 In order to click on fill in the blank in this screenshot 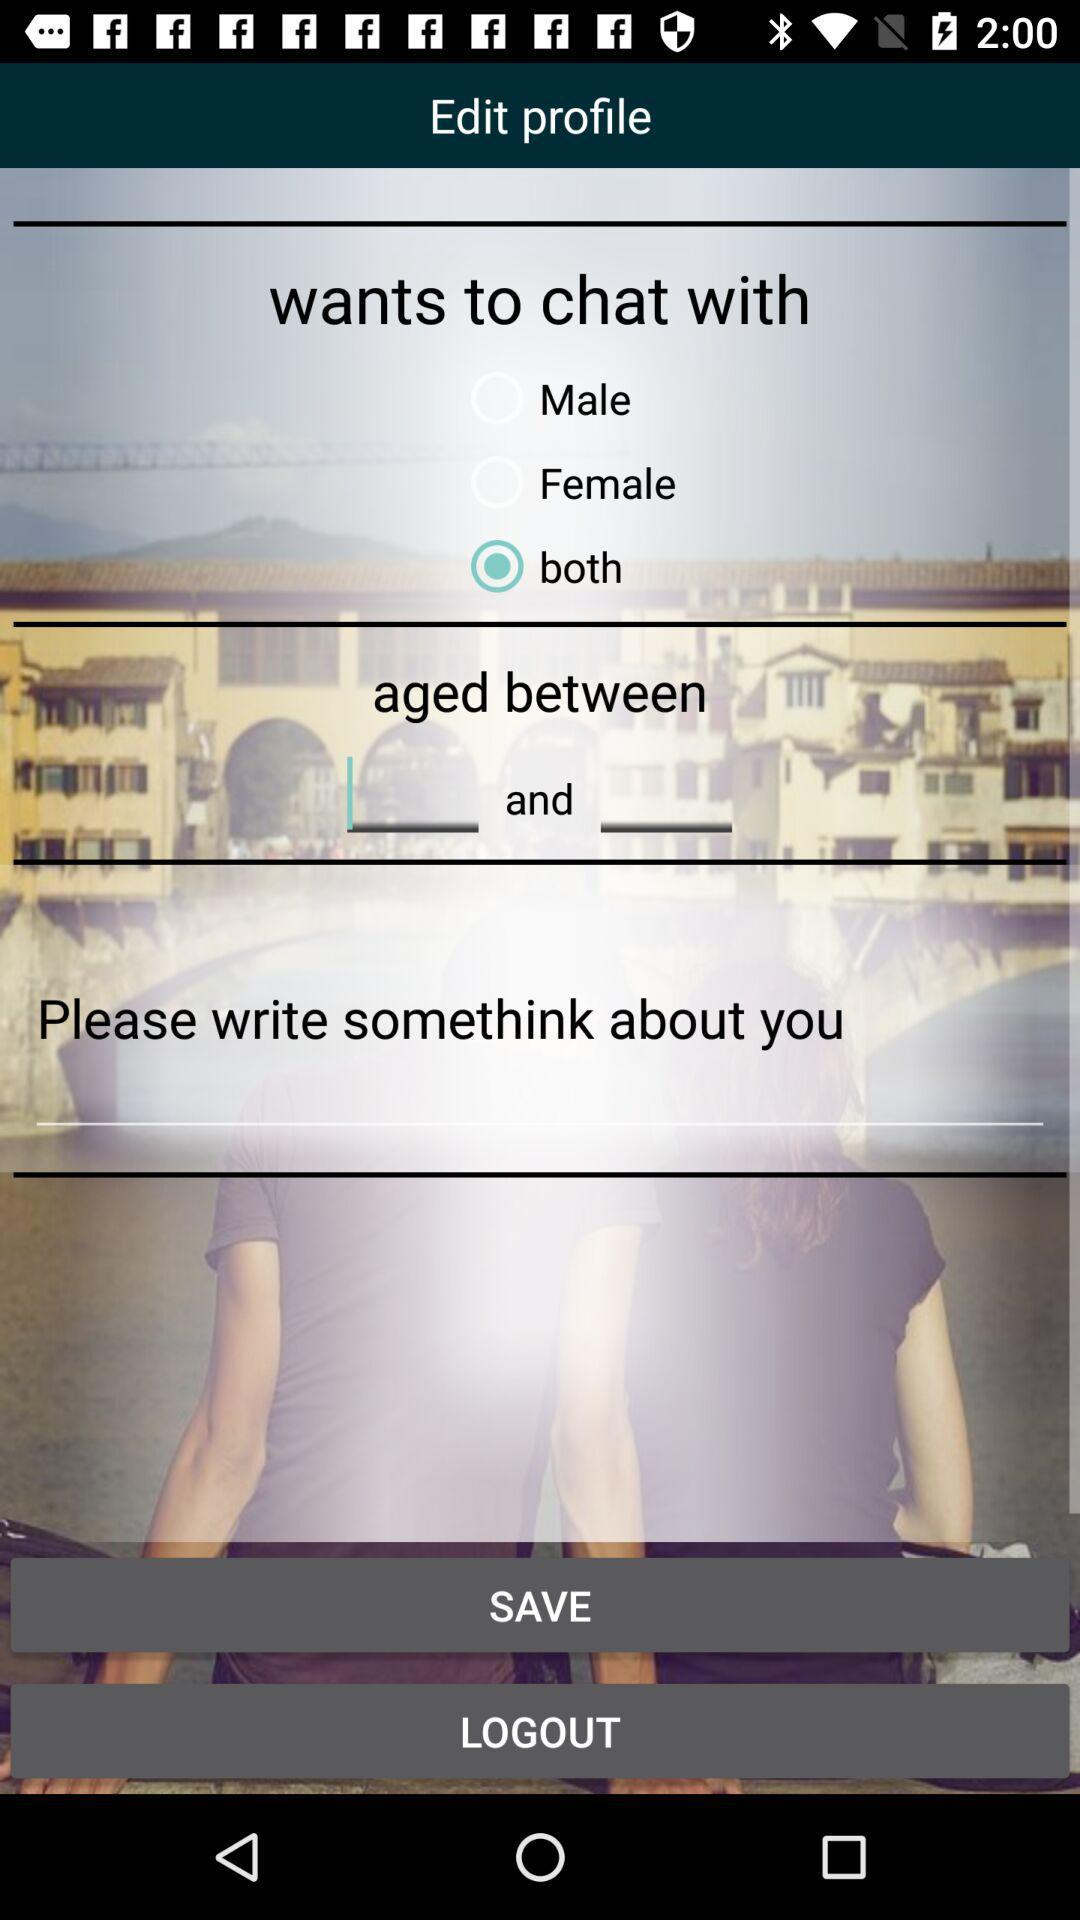, I will do `click(666, 792)`.